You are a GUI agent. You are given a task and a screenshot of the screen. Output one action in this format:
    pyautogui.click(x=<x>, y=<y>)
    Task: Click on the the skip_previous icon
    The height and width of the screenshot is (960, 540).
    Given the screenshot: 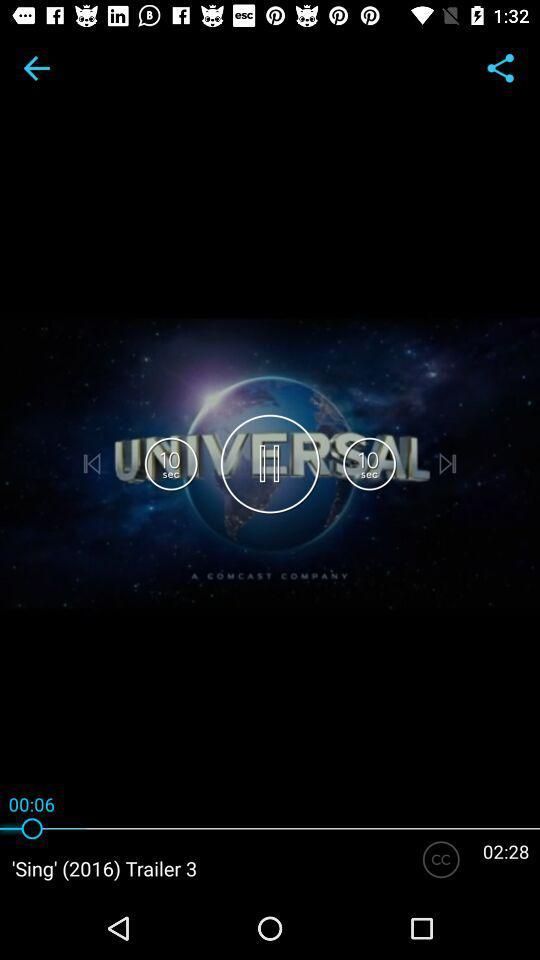 What is the action you would take?
    pyautogui.click(x=91, y=463)
    